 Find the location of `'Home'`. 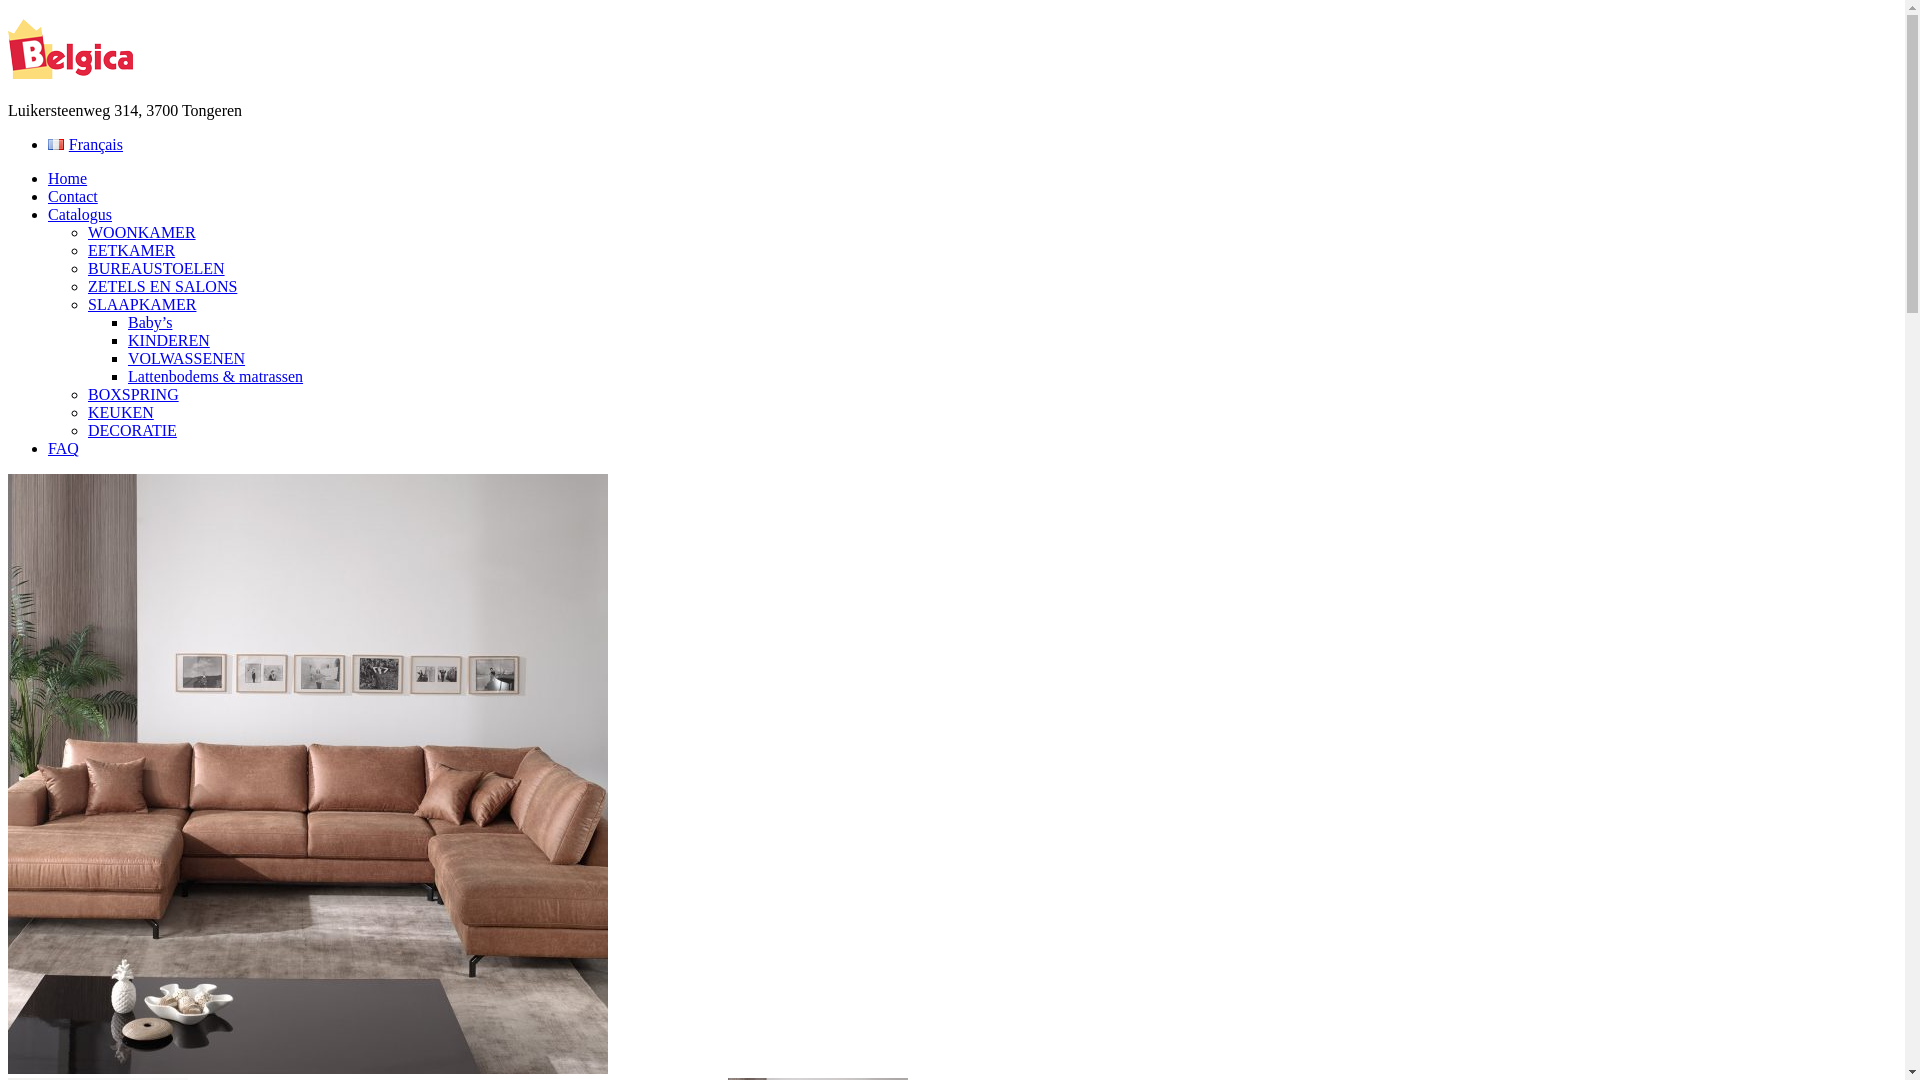

'Home' is located at coordinates (48, 177).